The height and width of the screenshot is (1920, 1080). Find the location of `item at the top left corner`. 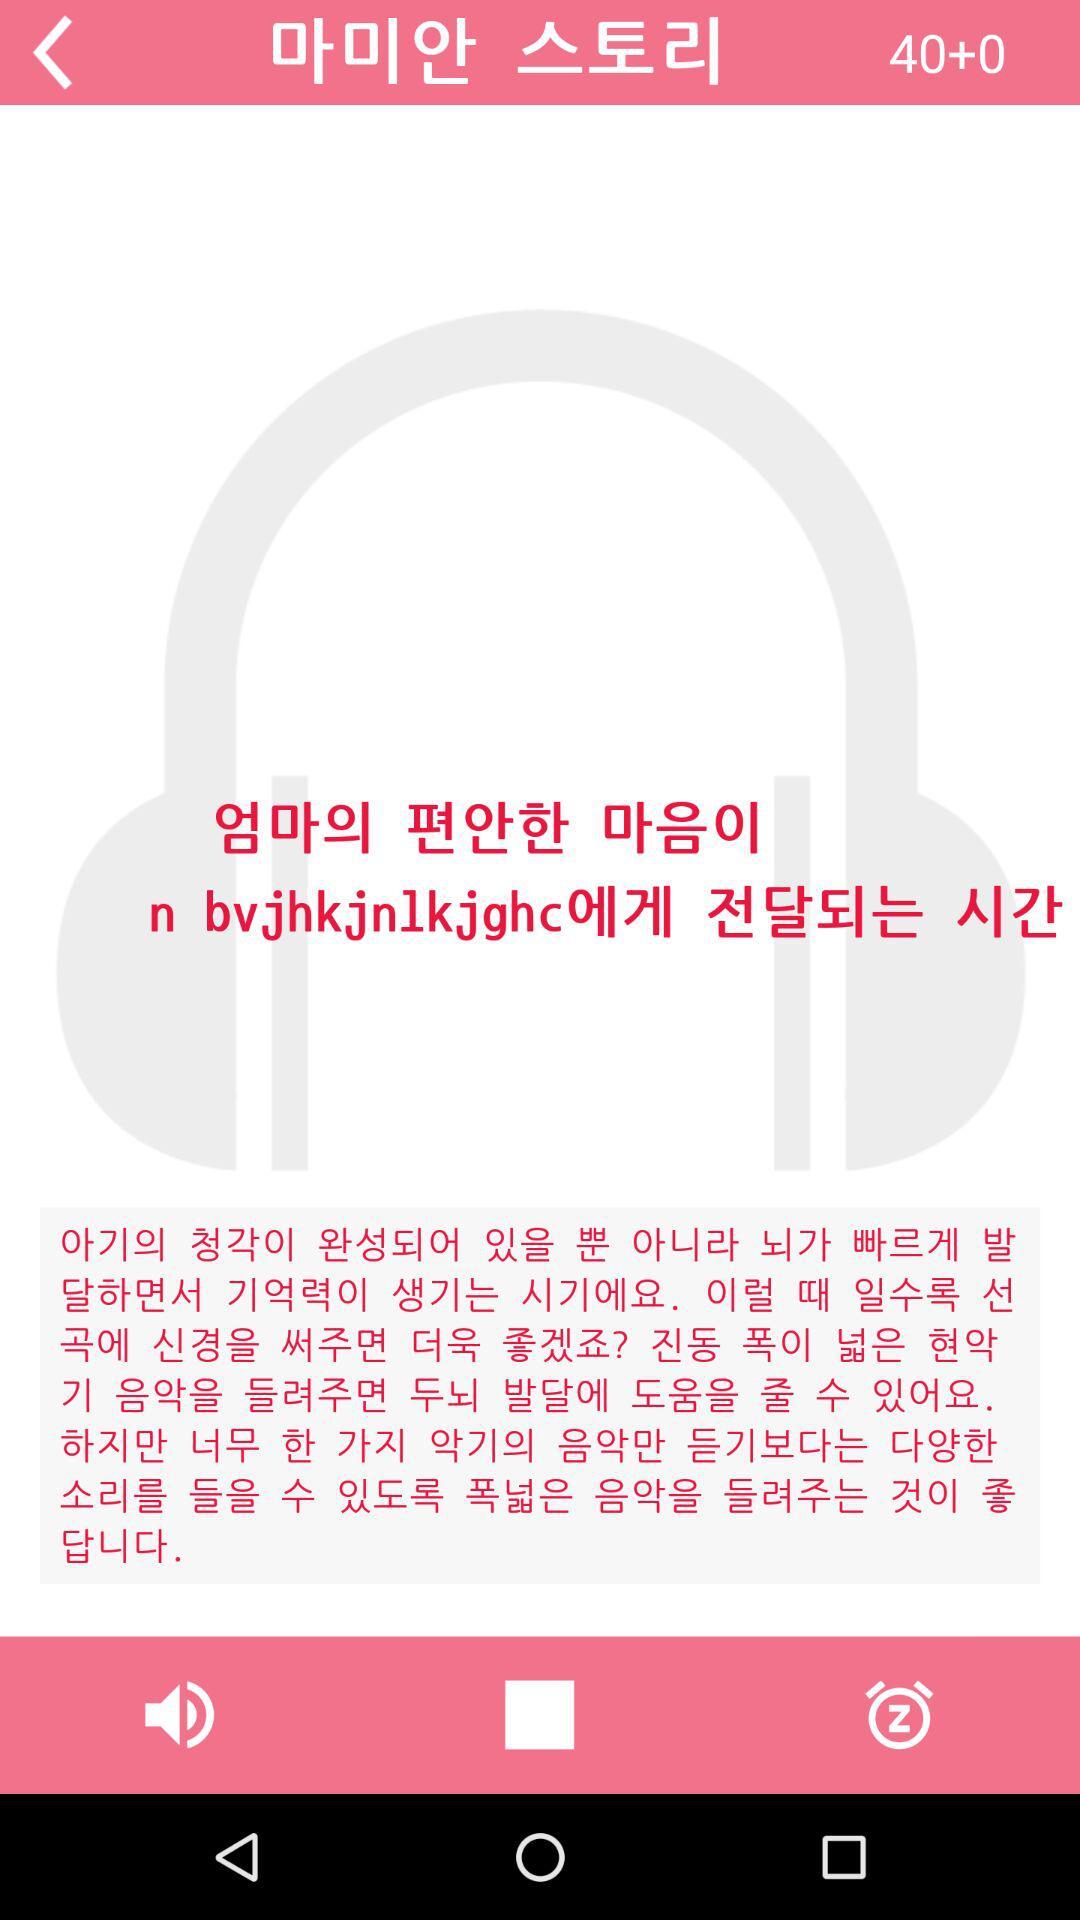

item at the top left corner is located at coordinates (51, 52).